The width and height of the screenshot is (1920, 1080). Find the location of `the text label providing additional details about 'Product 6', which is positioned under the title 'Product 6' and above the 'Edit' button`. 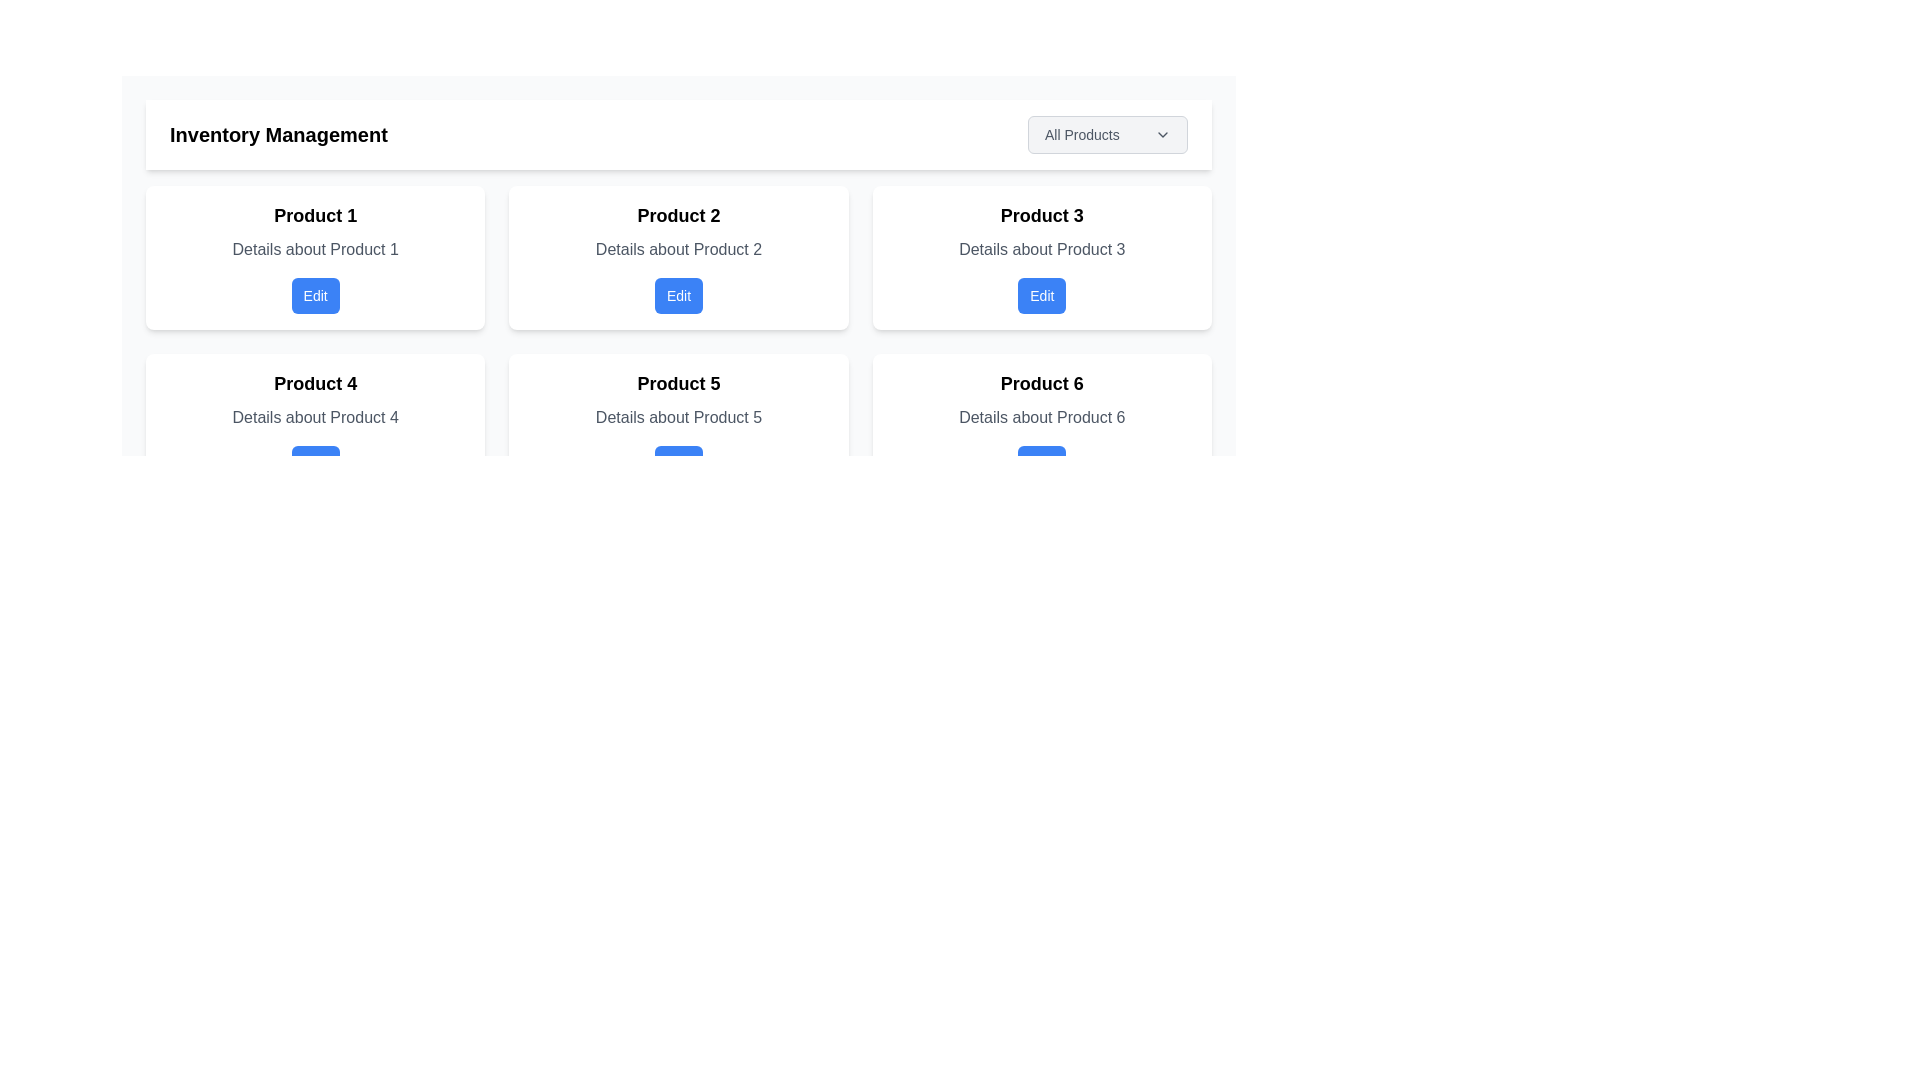

the text label providing additional details about 'Product 6', which is positioned under the title 'Product 6' and above the 'Edit' button is located at coordinates (1041, 416).